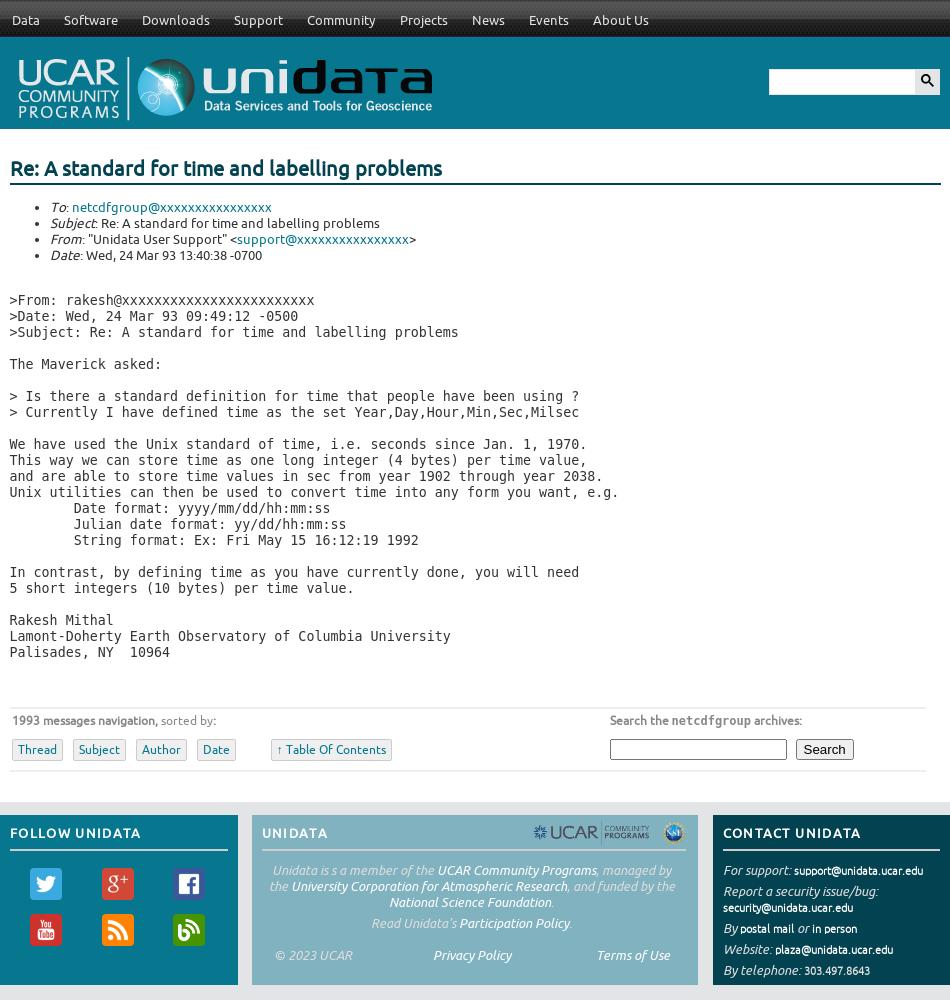 This screenshot has height=1000, width=950. What do you see at coordinates (293, 831) in the screenshot?
I see `'Unidata'` at bounding box center [293, 831].